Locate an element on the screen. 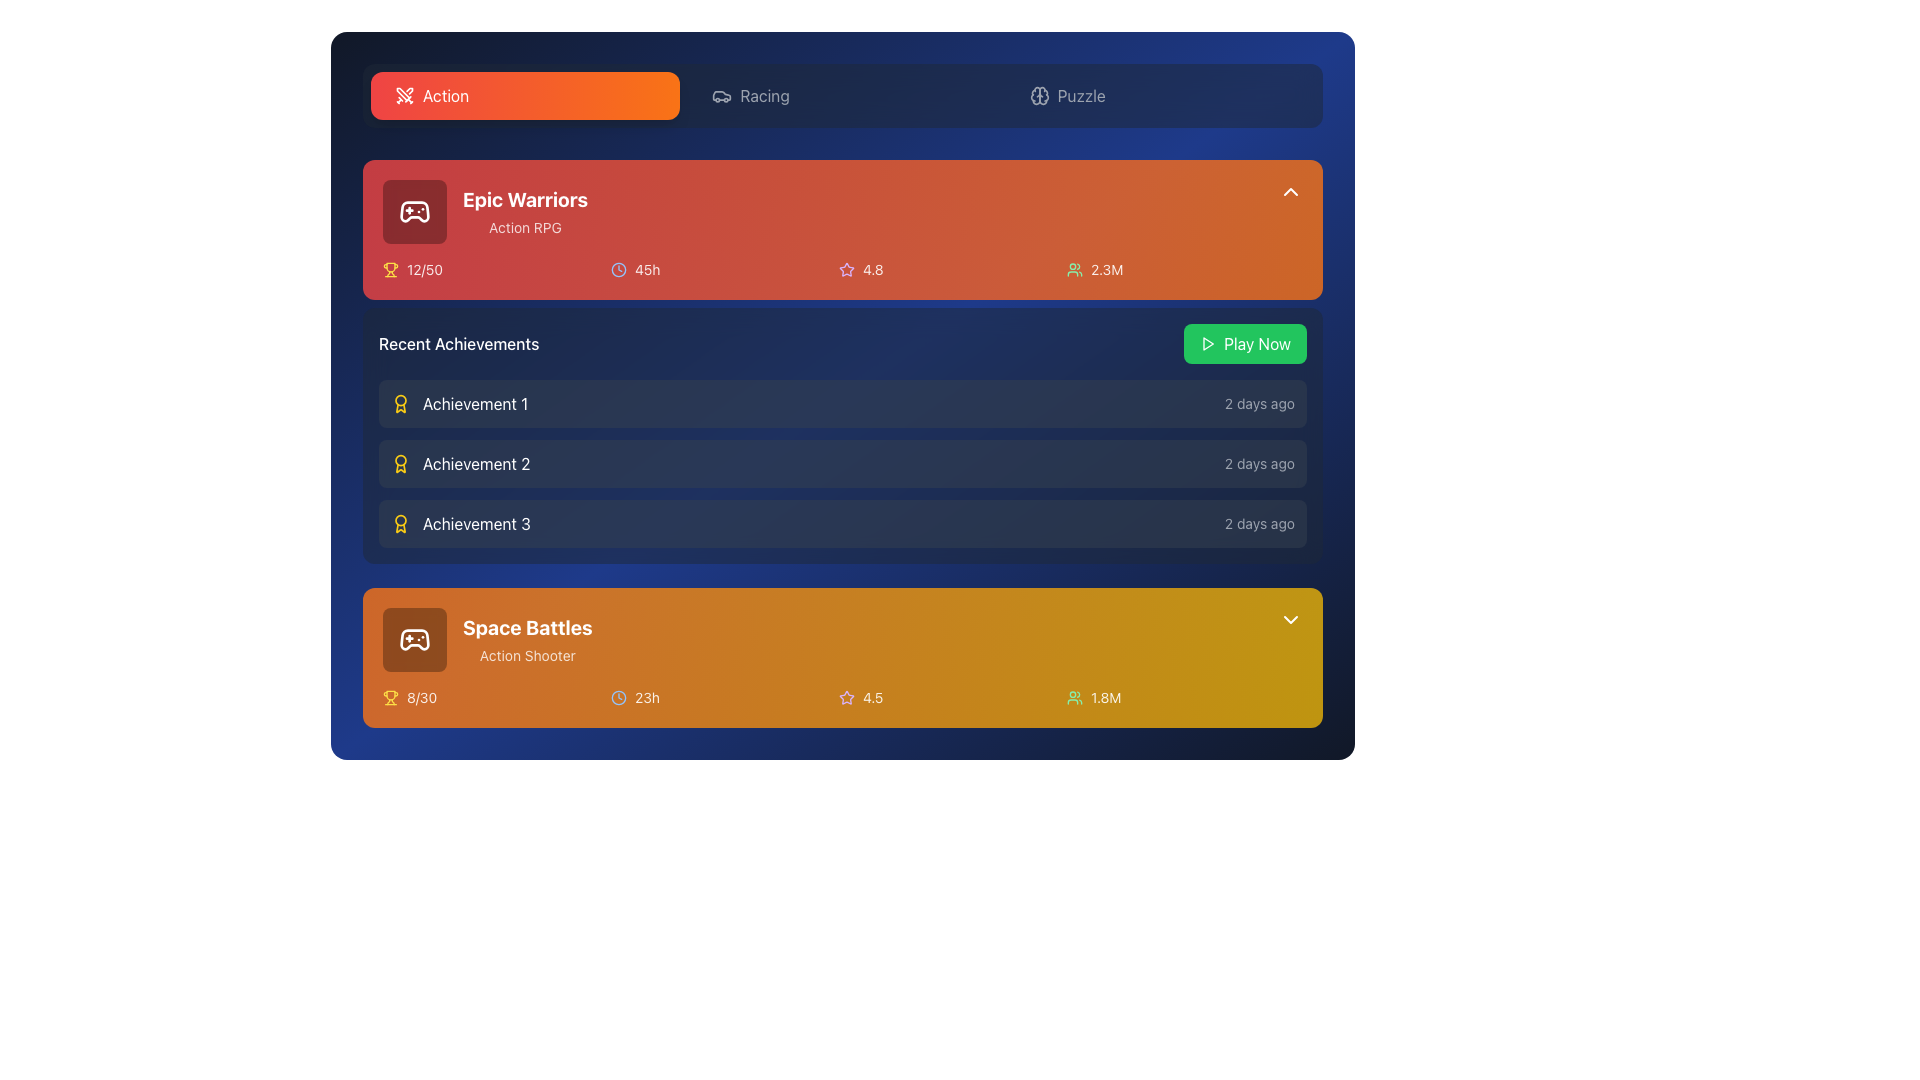 Image resolution: width=1920 pixels, height=1080 pixels. the game summary card for 'Epic Warriors', which includes genre, achievements, playtime, rating, and number of players, positioned at the top right below the tab navigation bar is located at coordinates (843, 229).